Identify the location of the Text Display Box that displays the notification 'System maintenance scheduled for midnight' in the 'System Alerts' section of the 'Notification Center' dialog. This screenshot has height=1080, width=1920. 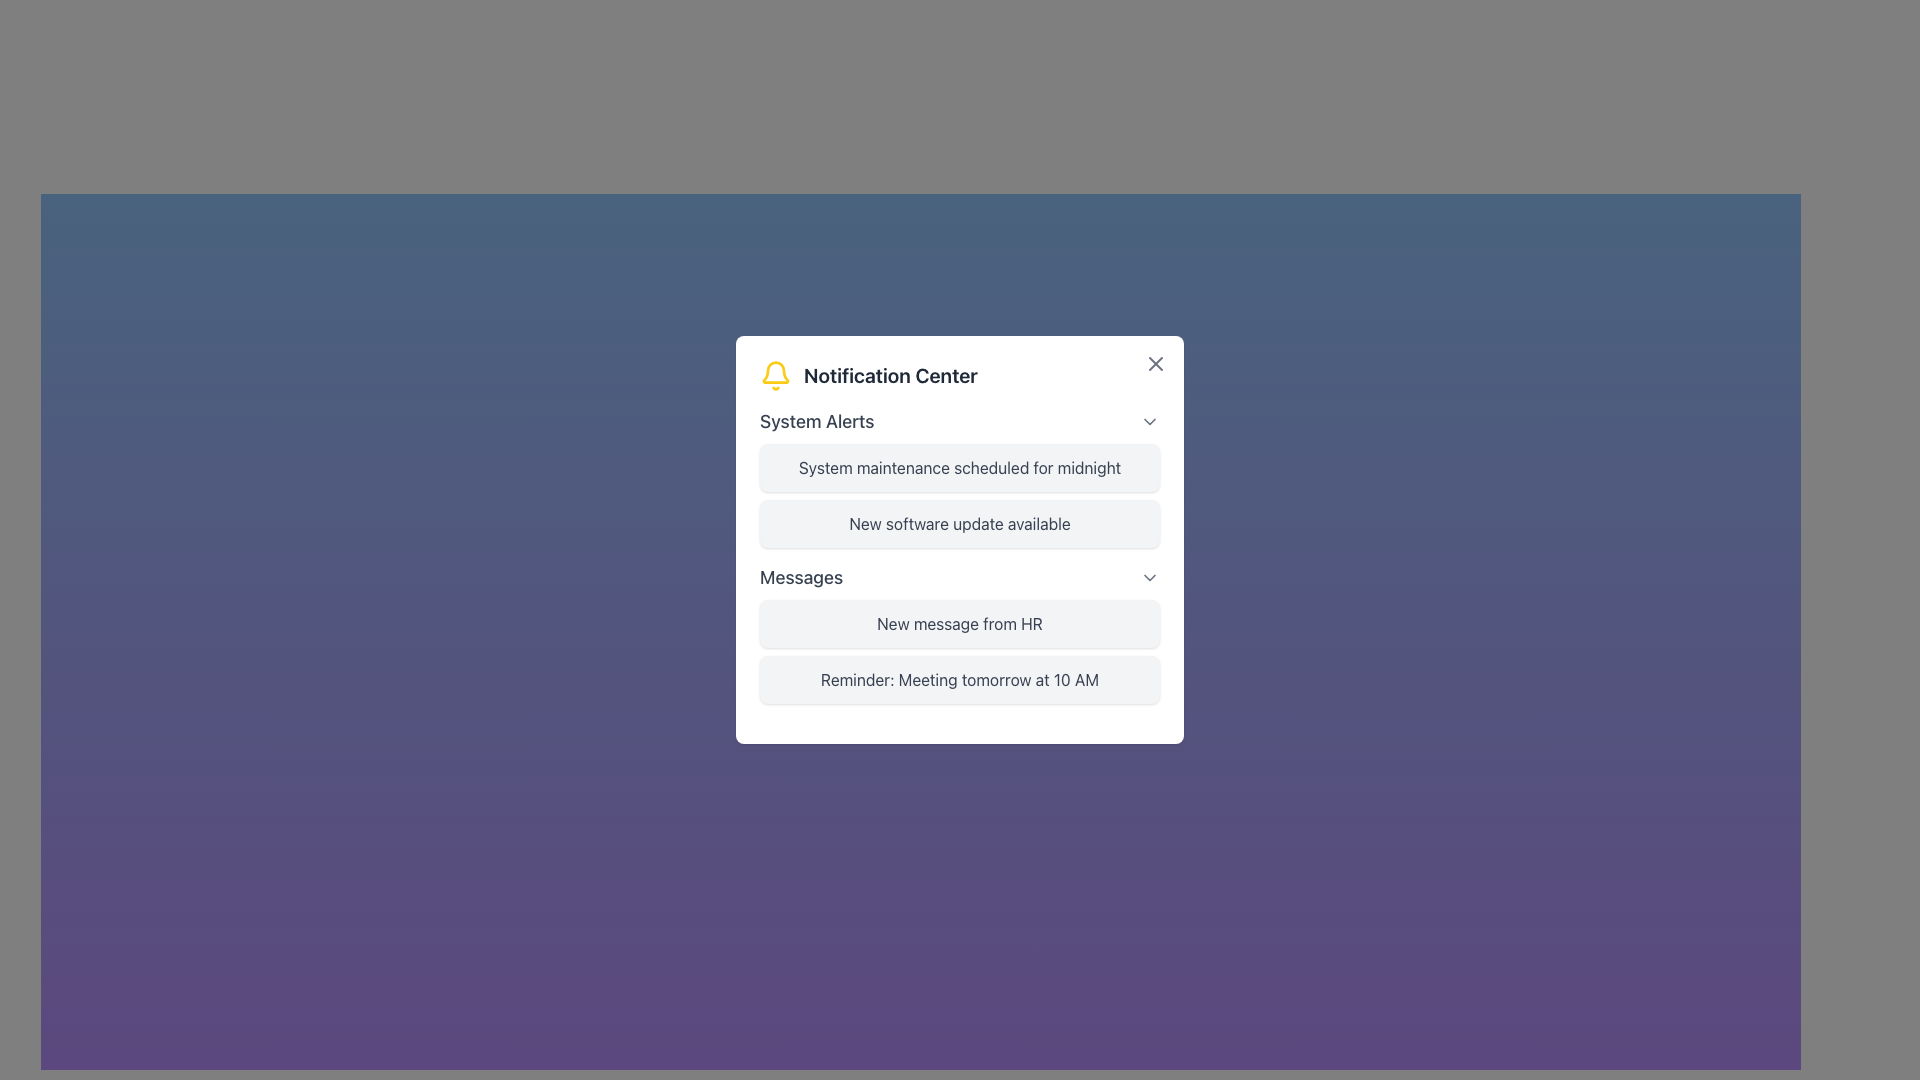
(960, 467).